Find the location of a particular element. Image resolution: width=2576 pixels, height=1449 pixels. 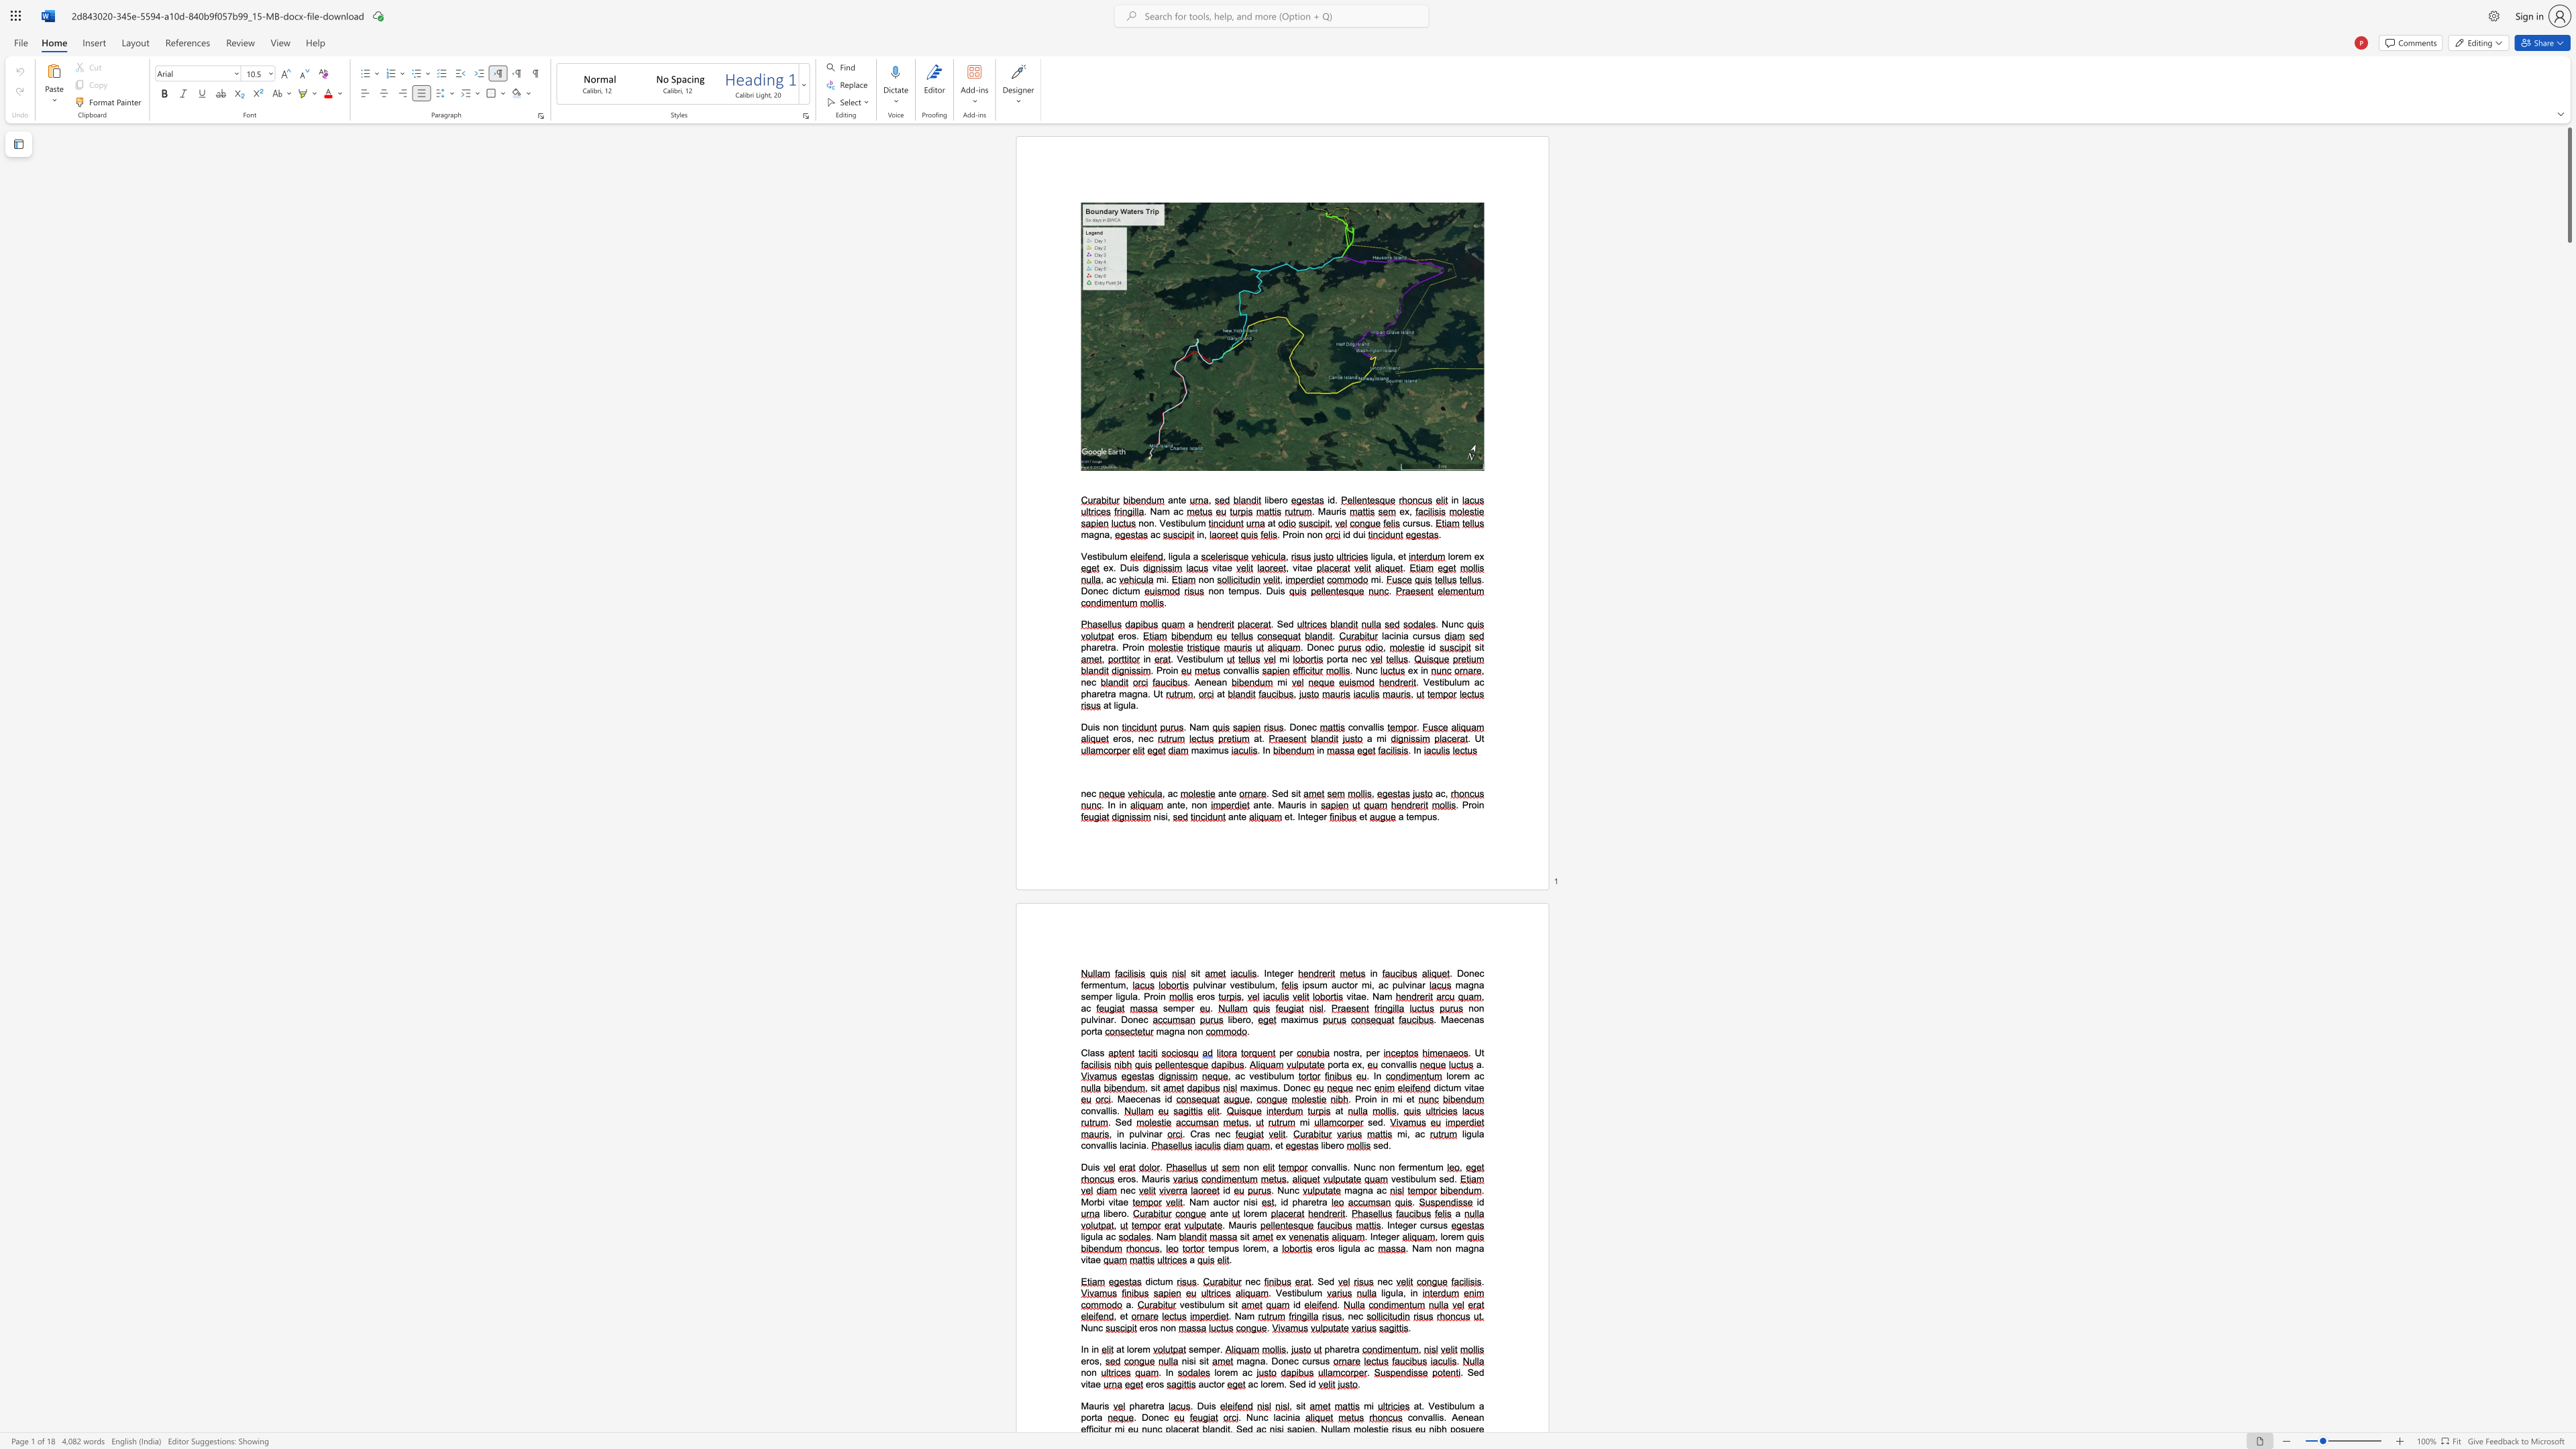

the 1th character "u" in the text is located at coordinates (1361, 1167).